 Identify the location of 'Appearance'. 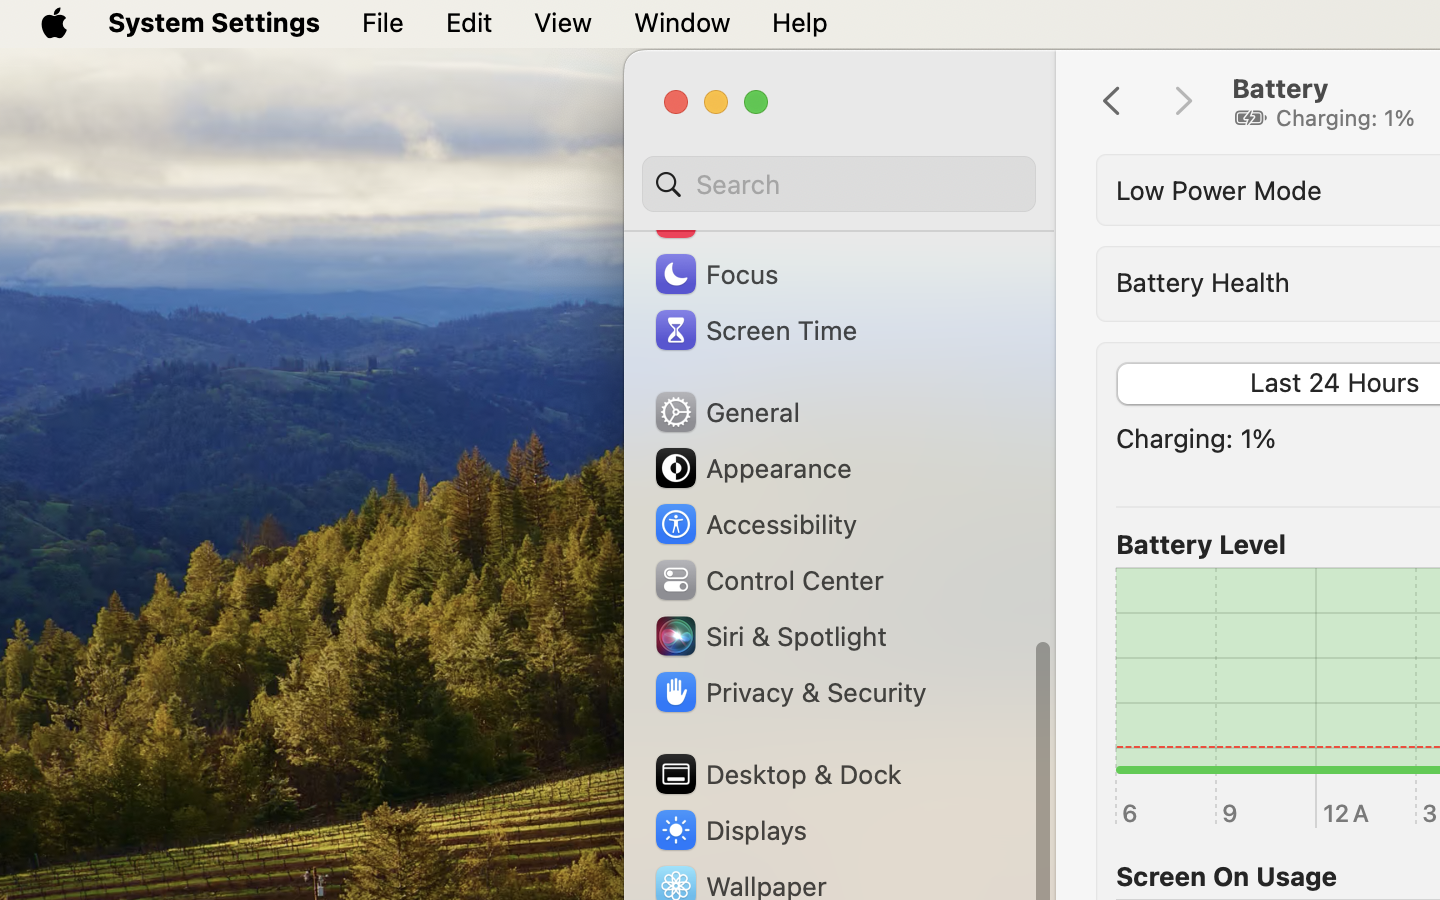
(750, 467).